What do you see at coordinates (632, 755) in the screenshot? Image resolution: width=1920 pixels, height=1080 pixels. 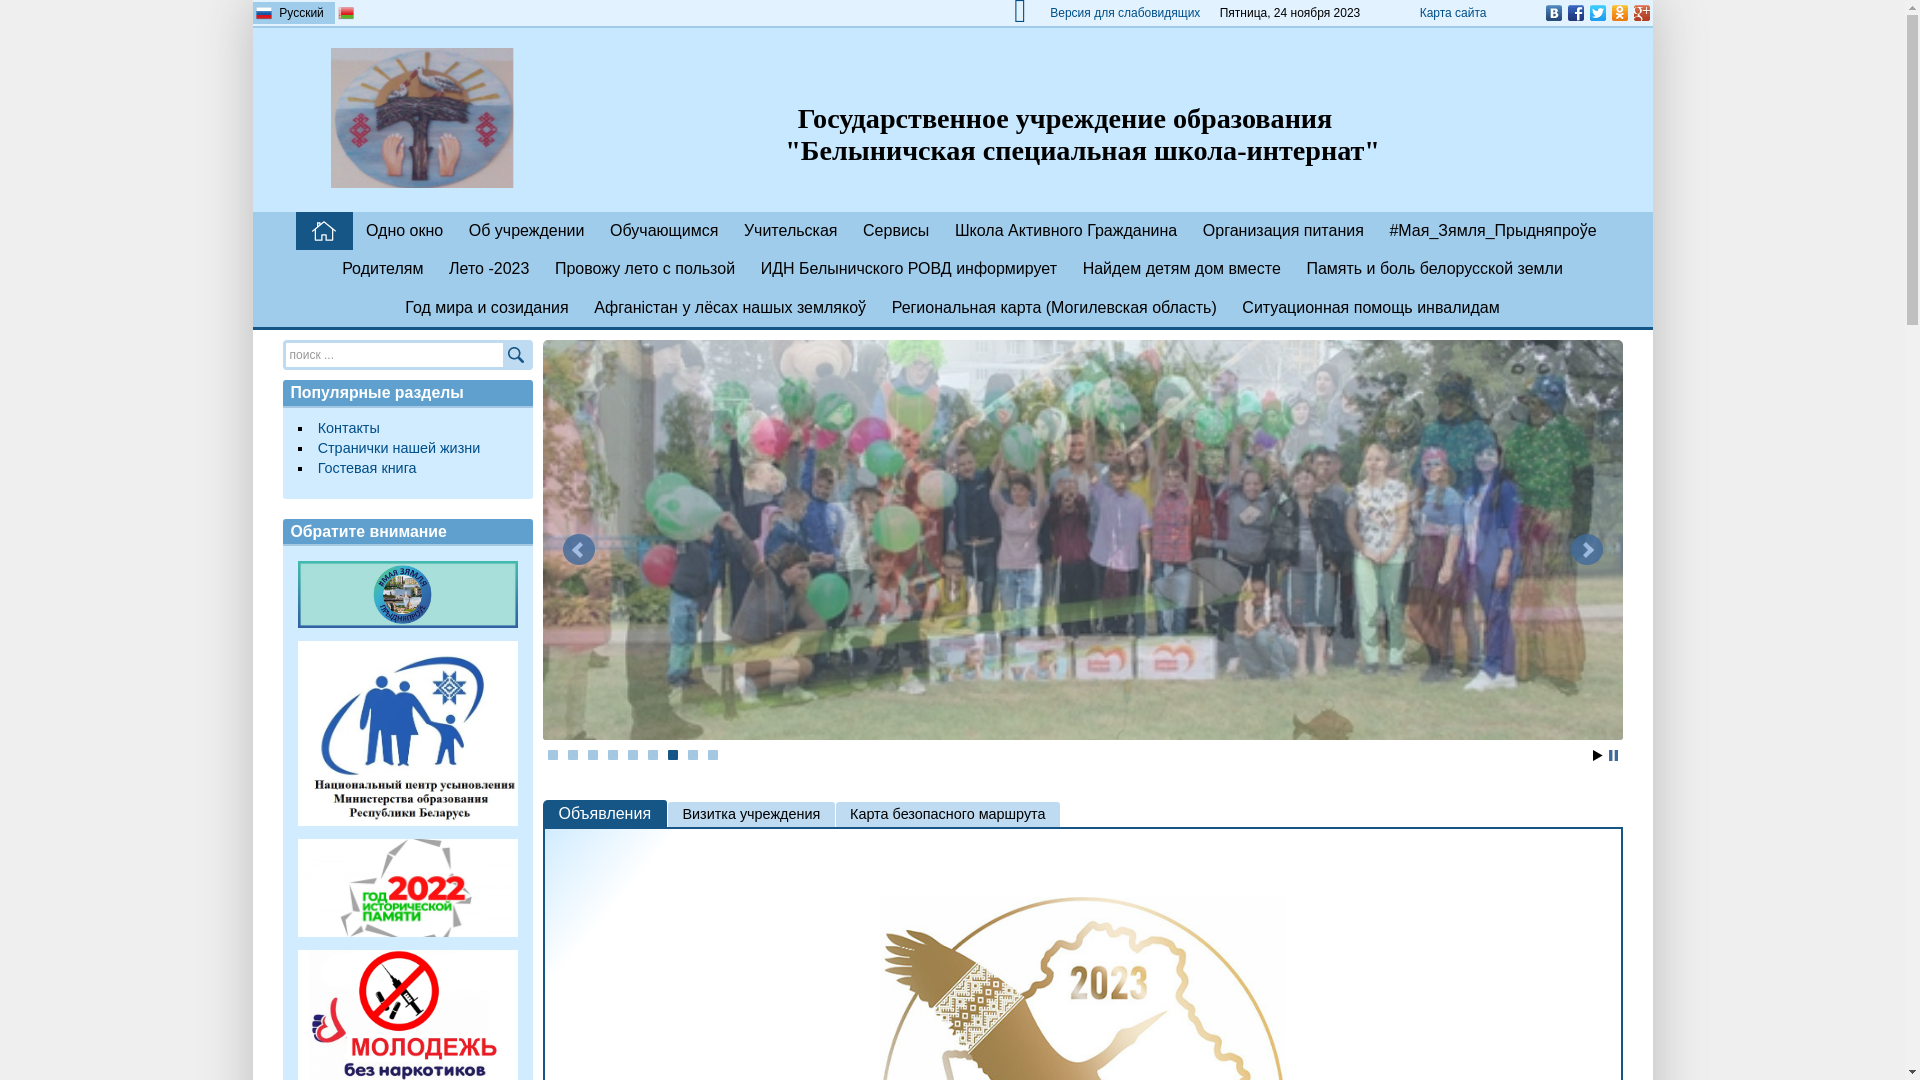 I see `'5'` at bounding box center [632, 755].